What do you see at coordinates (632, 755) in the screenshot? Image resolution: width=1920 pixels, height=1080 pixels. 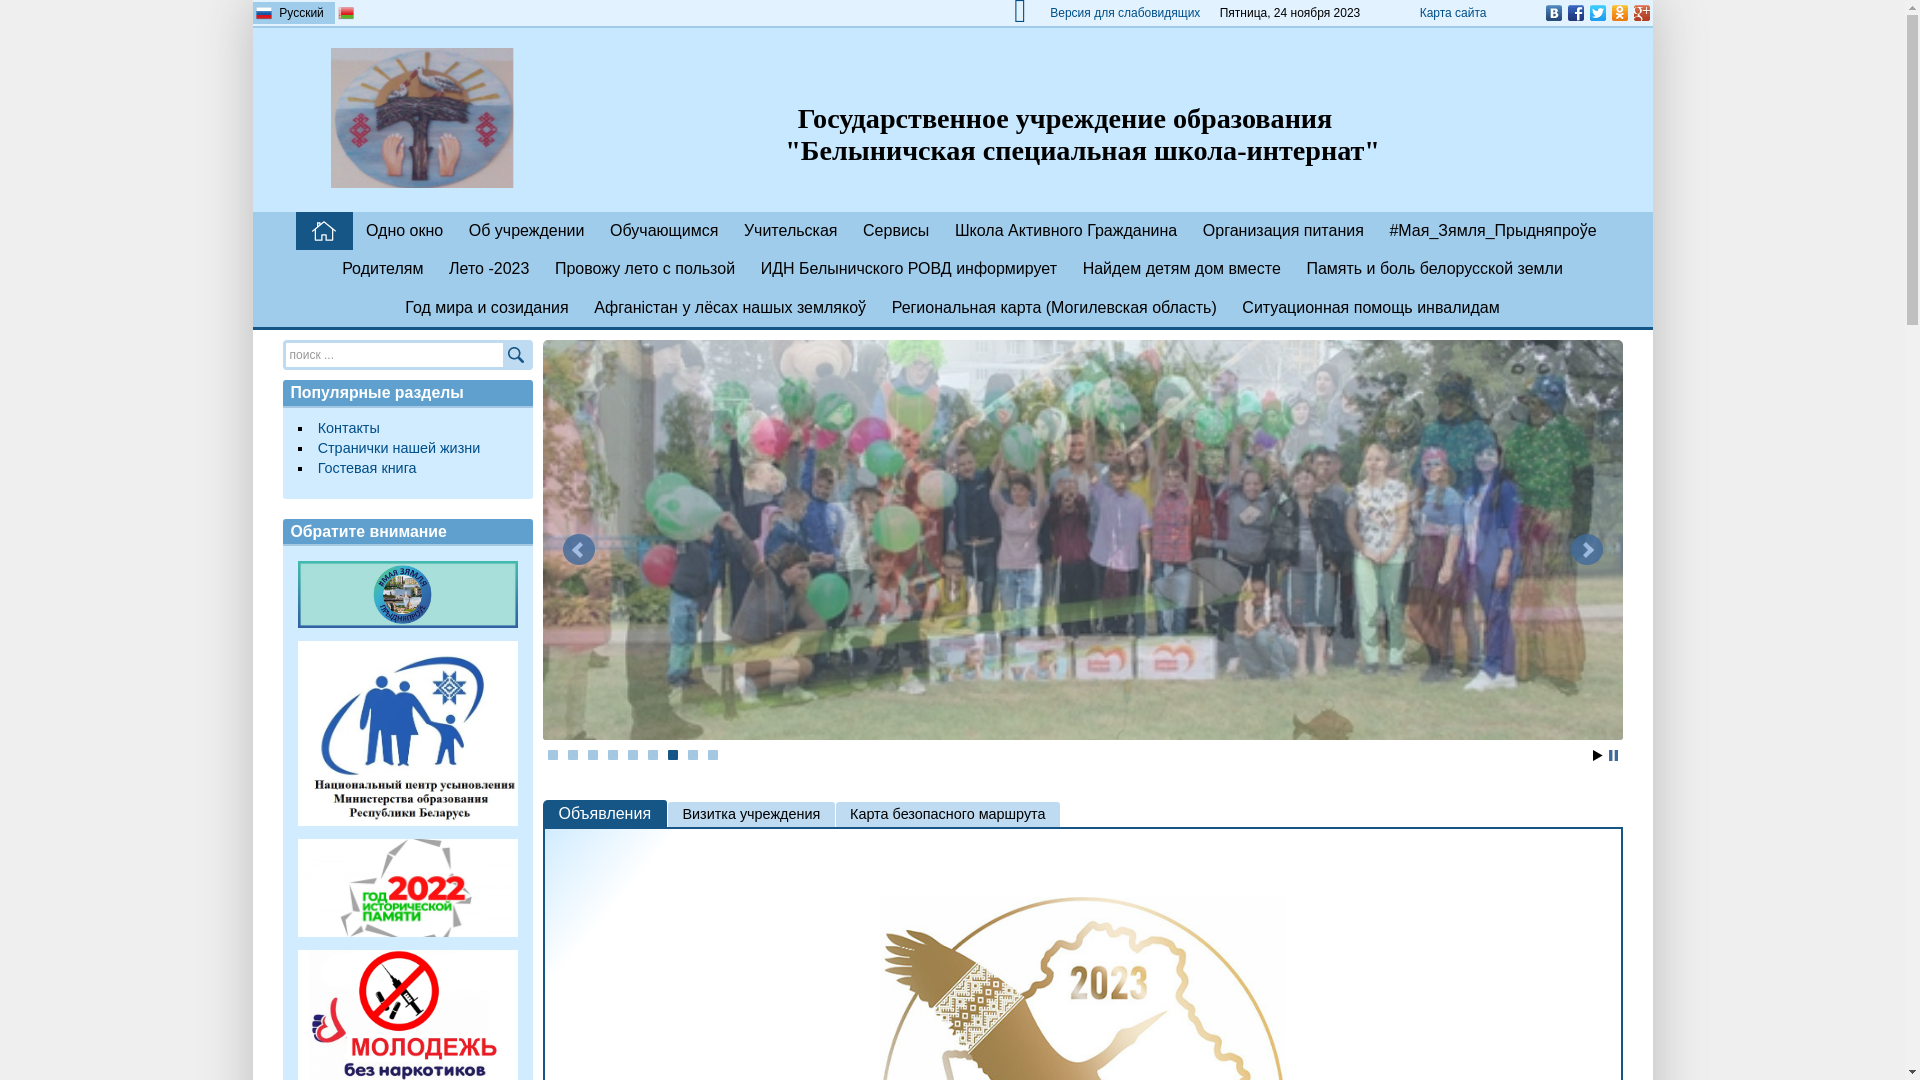 I see `'5'` at bounding box center [632, 755].